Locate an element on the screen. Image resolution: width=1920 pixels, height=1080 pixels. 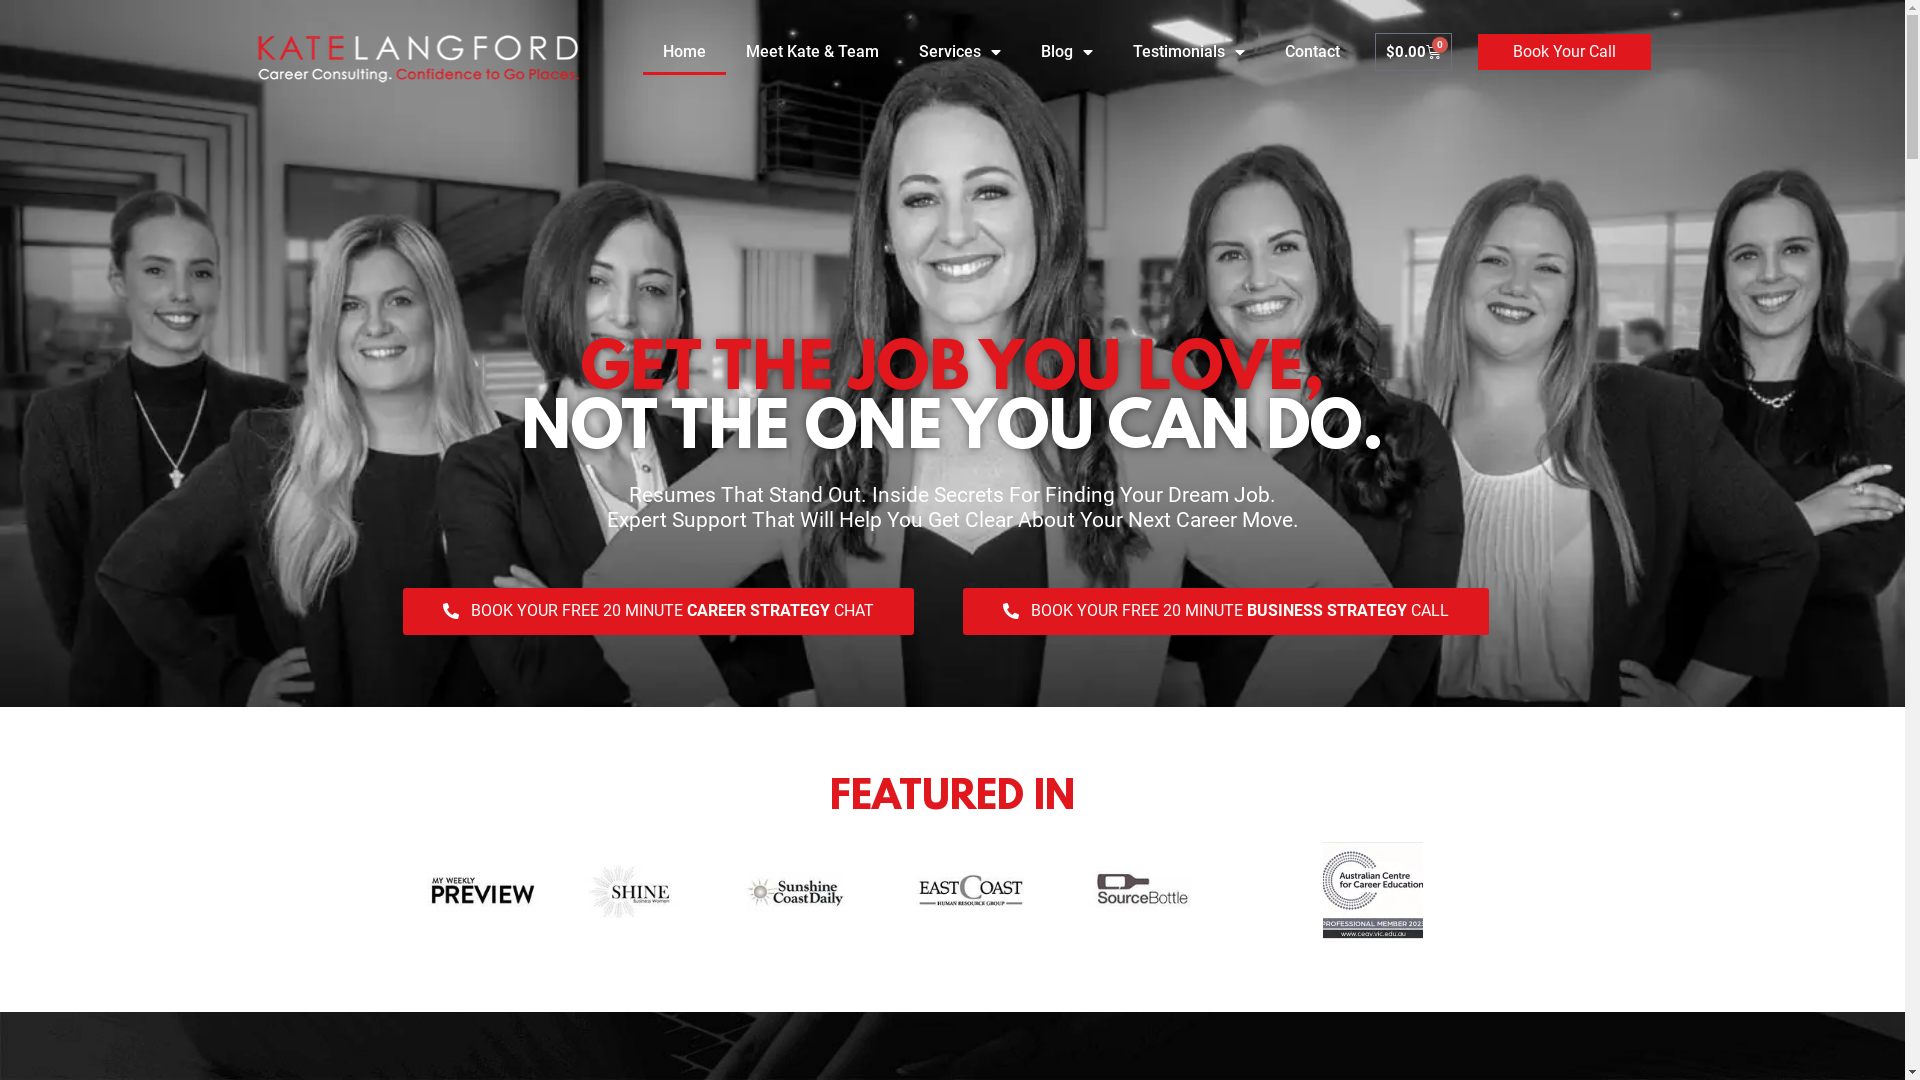
'Services' is located at coordinates (897, 50).